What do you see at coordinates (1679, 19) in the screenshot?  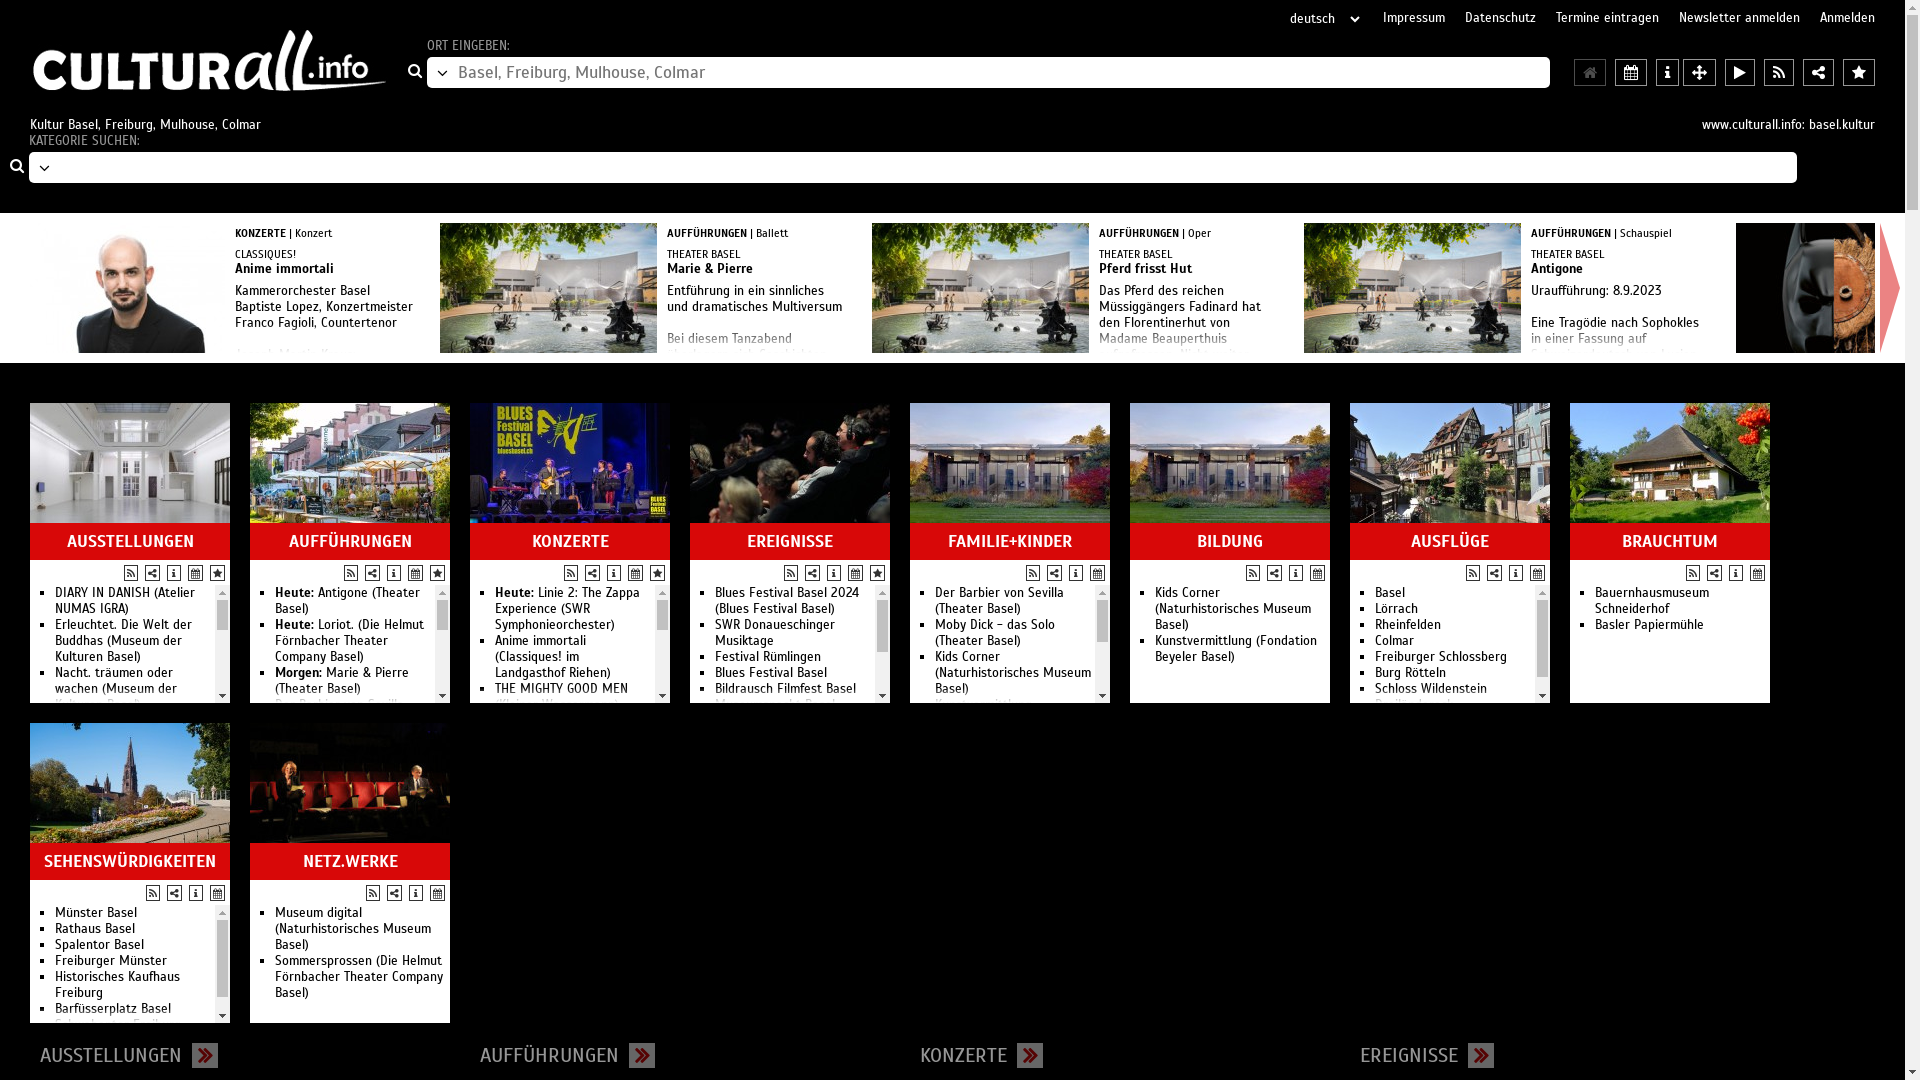 I see `'Newsletter anmelden'` at bounding box center [1679, 19].